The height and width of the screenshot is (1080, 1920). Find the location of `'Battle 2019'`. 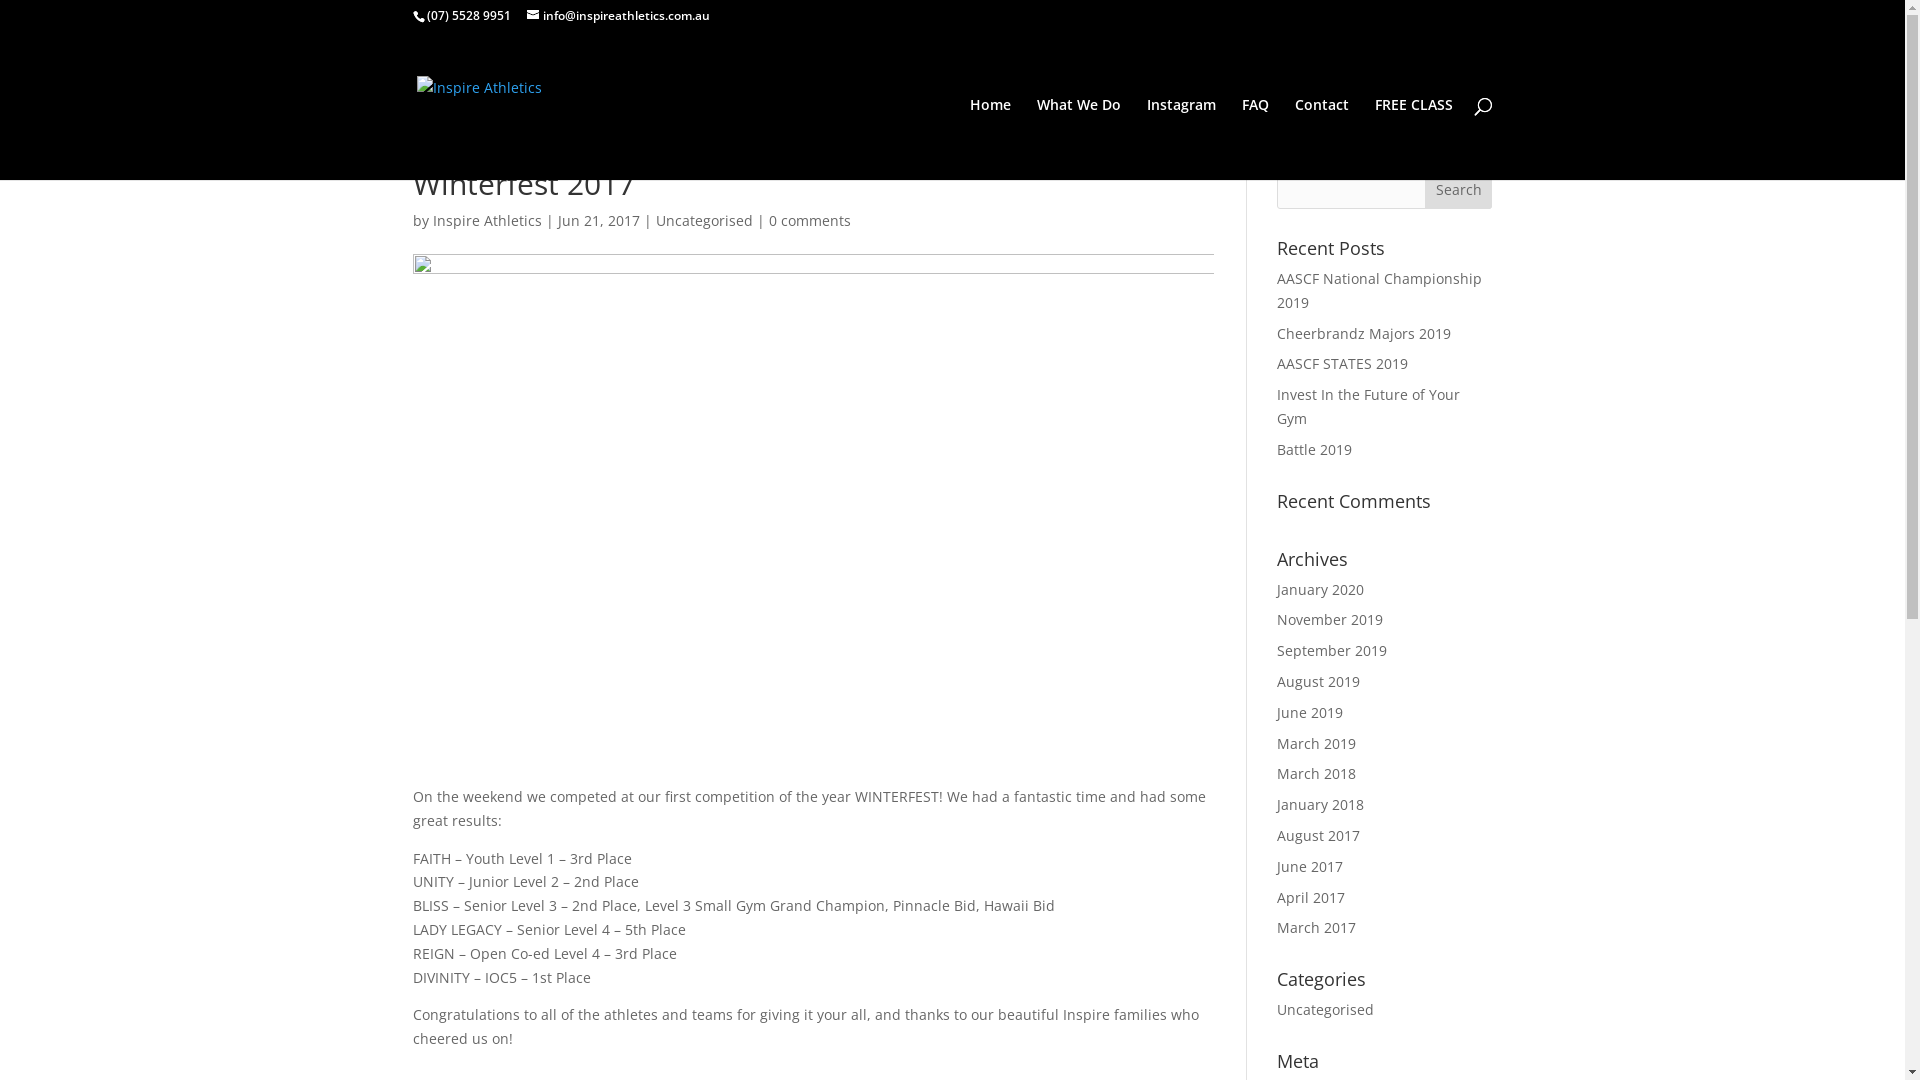

'Battle 2019' is located at coordinates (1275, 448).